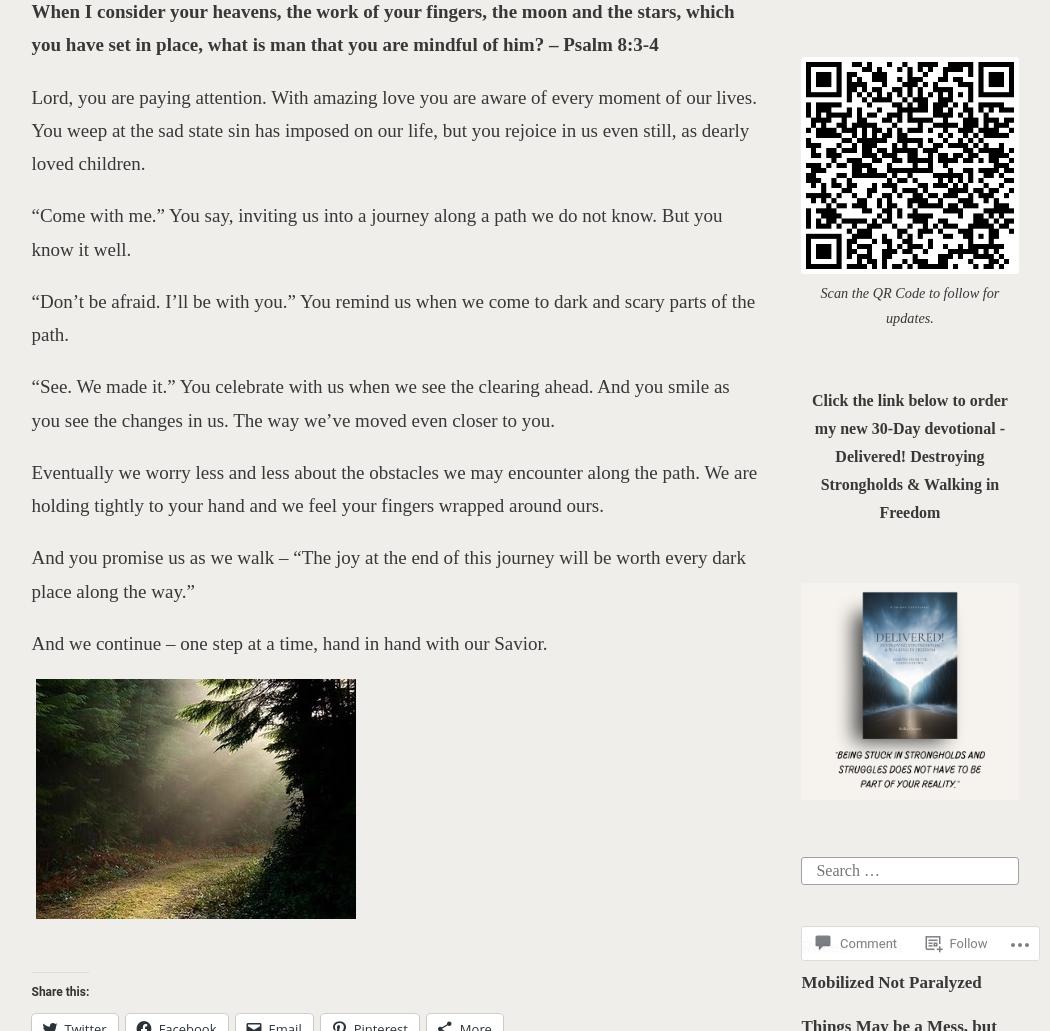  I want to click on 'Lord, you are paying attention. With amazing love you are aware of every moment of our lives. You weep at the sad state sin has imposed on our life, but you rejoice in us even still, as dearly loved children.', so click(393, 129).